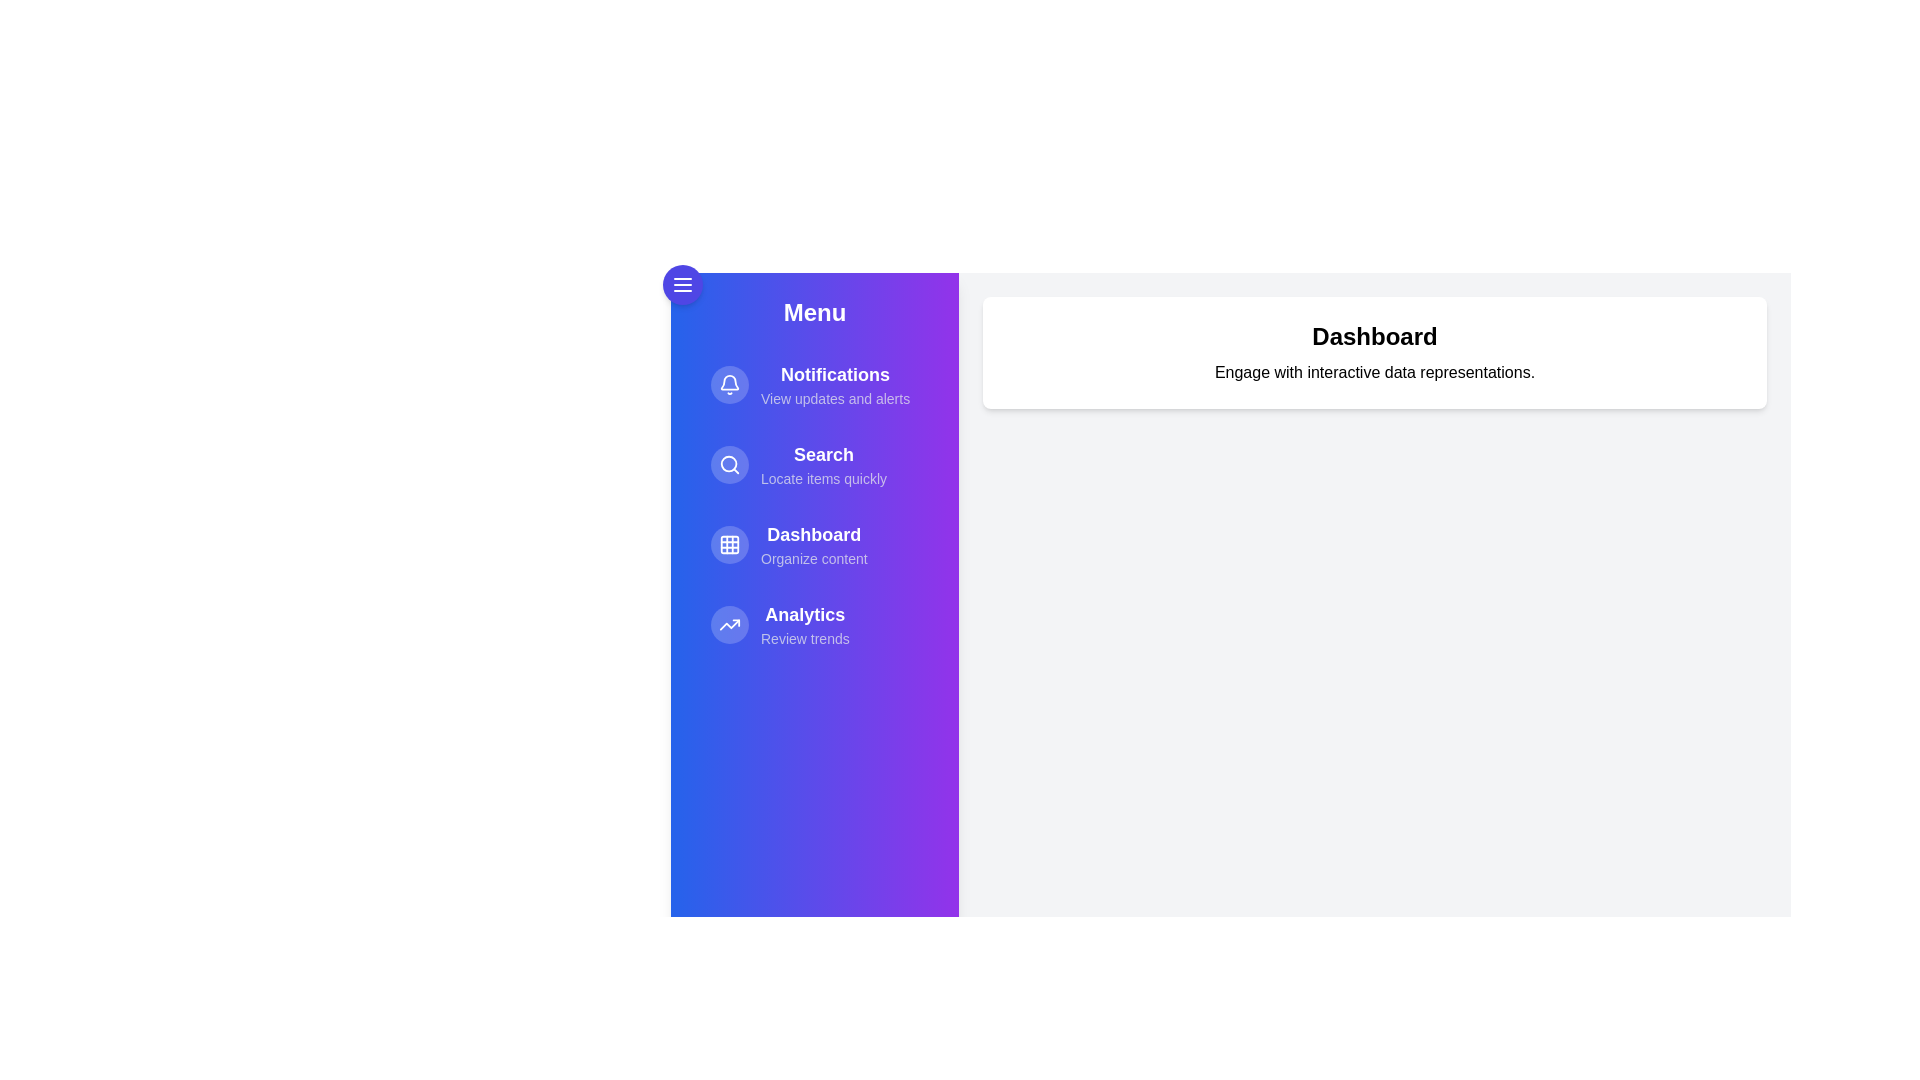  I want to click on the main dashboard content area, so click(1373, 813).